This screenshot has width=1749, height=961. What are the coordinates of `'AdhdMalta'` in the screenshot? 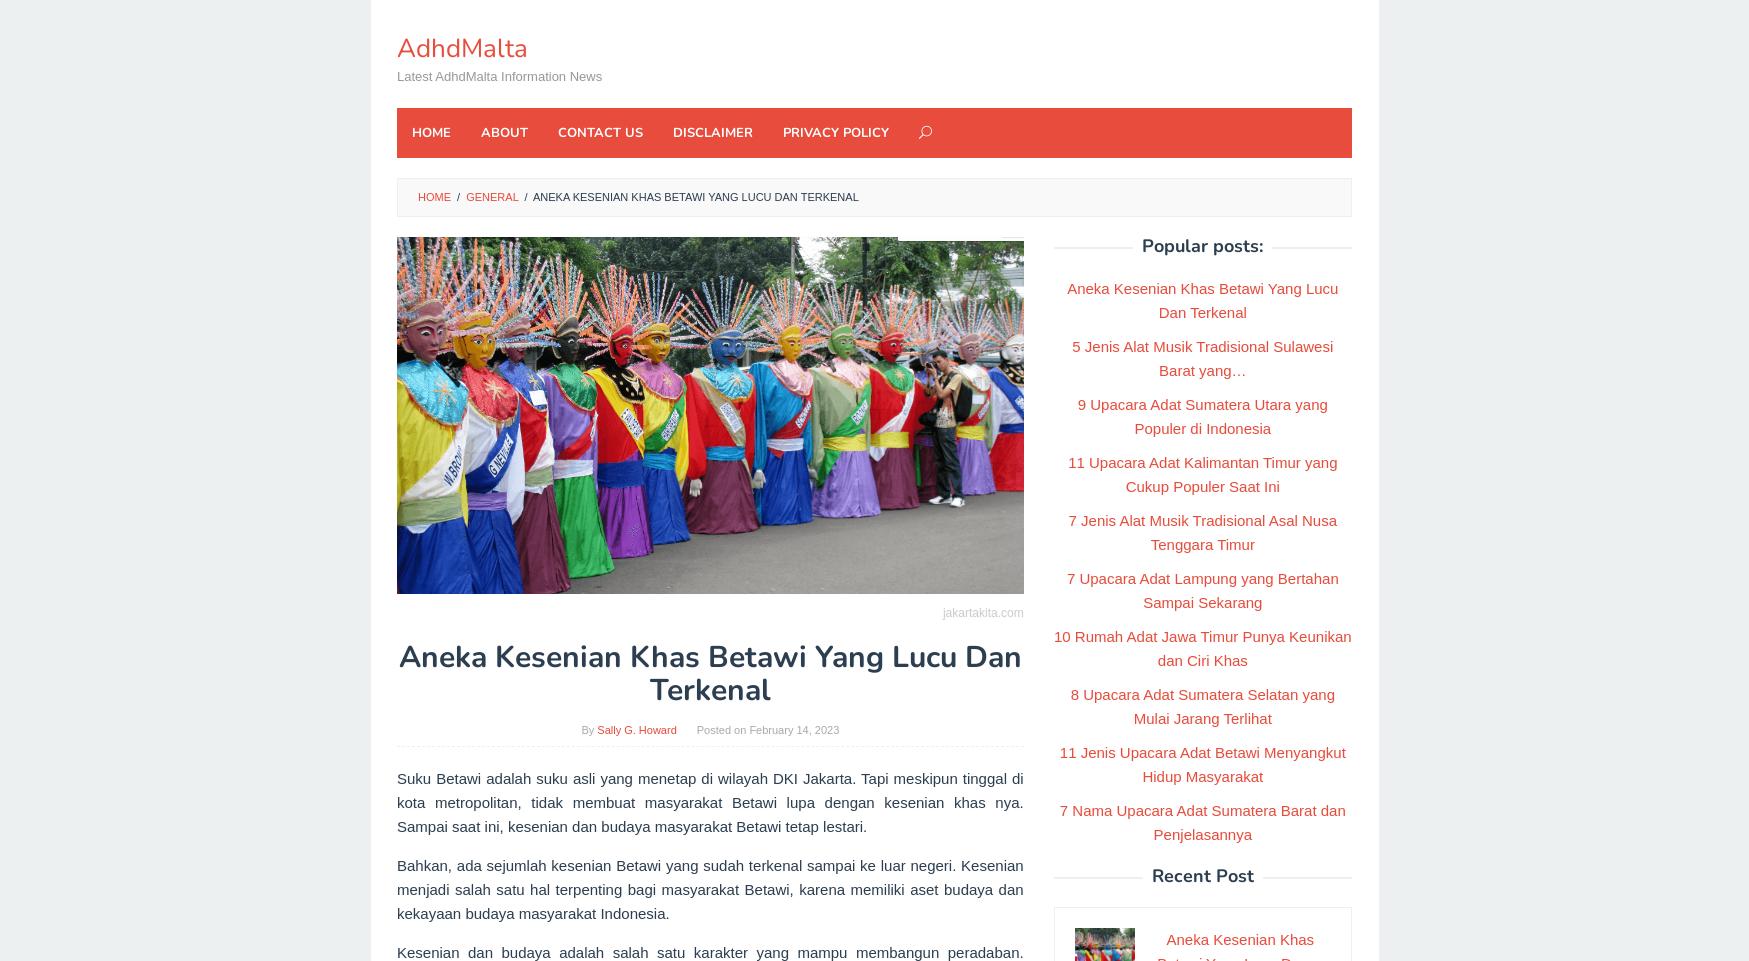 It's located at (461, 47).